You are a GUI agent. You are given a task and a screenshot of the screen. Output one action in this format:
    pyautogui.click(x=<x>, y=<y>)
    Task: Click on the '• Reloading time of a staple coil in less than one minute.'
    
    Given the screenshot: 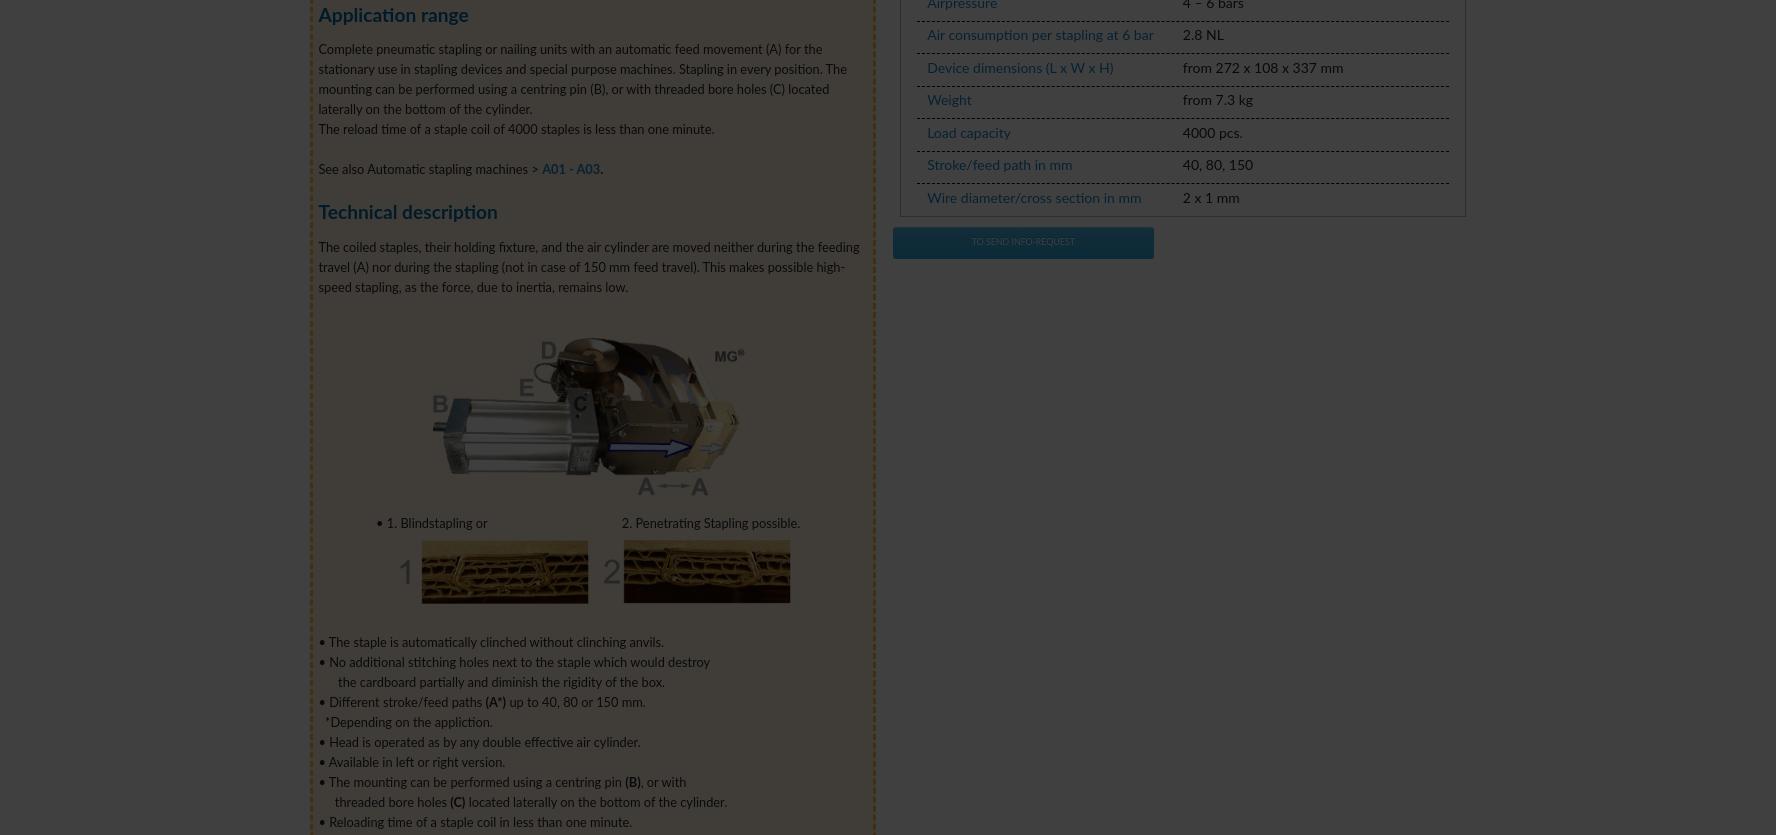 What is the action you would take?
    pyautogui.click(x=474, y=821)
    